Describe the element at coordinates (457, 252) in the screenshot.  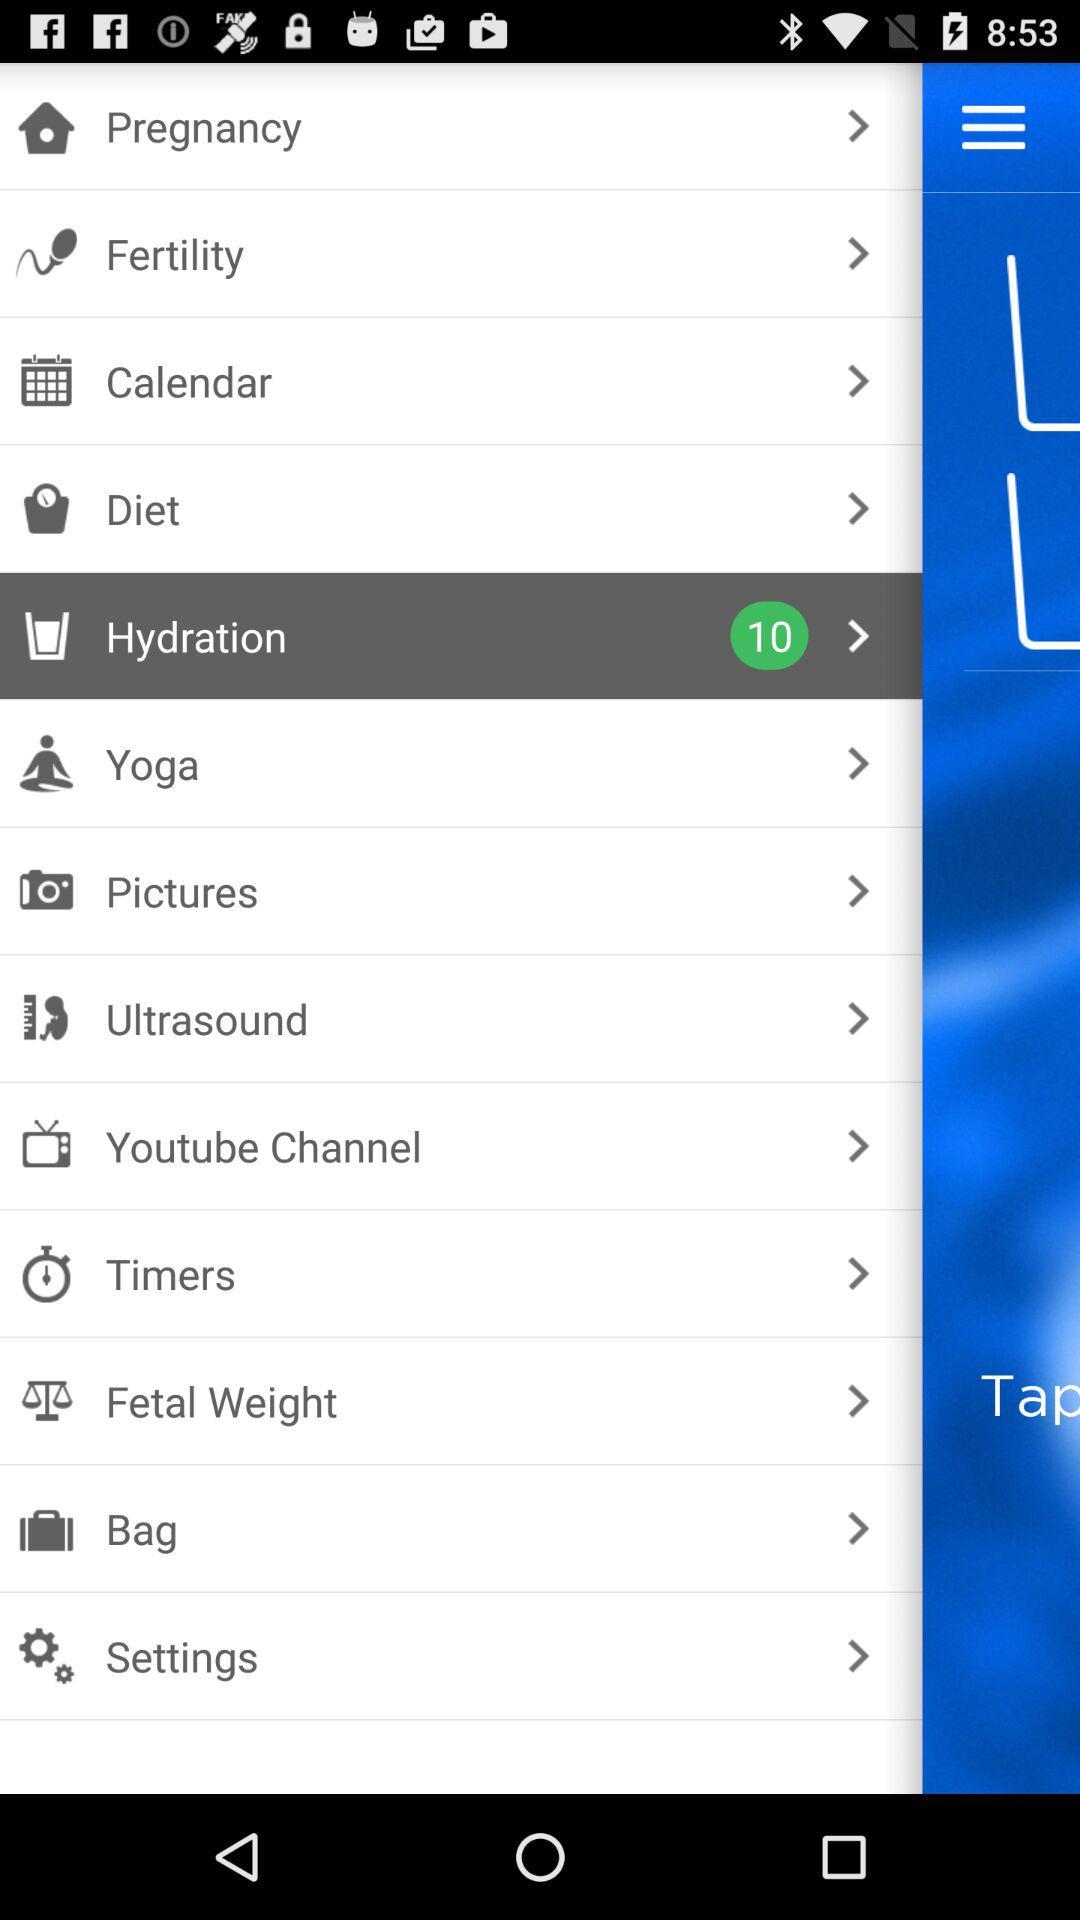
I see `the fertility item` at that location.